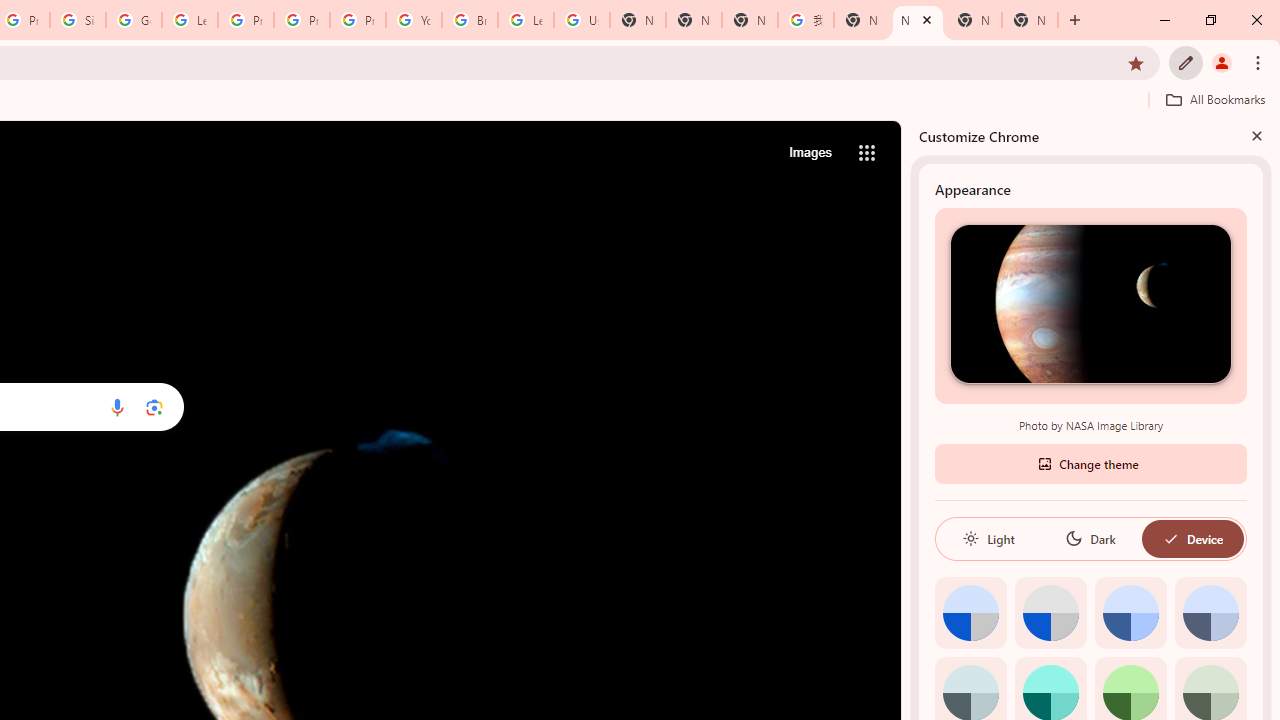  What do you see at coordinates (1049, 611) in the screenshot?
I see `'Grey default color'` at bounding box center [1049, 611].